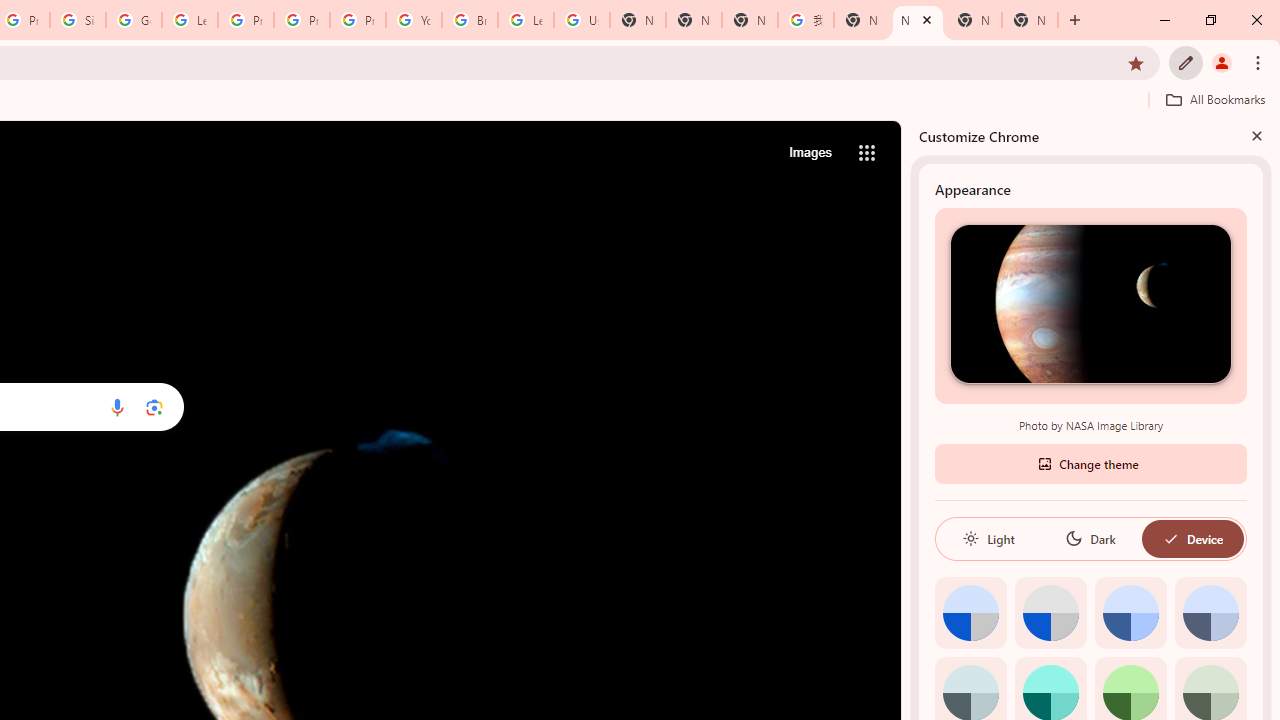  What do you see at coordinates (1049, 611) in the screenshot?
I see `'Grey default color'` at bounding box center [1049, 611].